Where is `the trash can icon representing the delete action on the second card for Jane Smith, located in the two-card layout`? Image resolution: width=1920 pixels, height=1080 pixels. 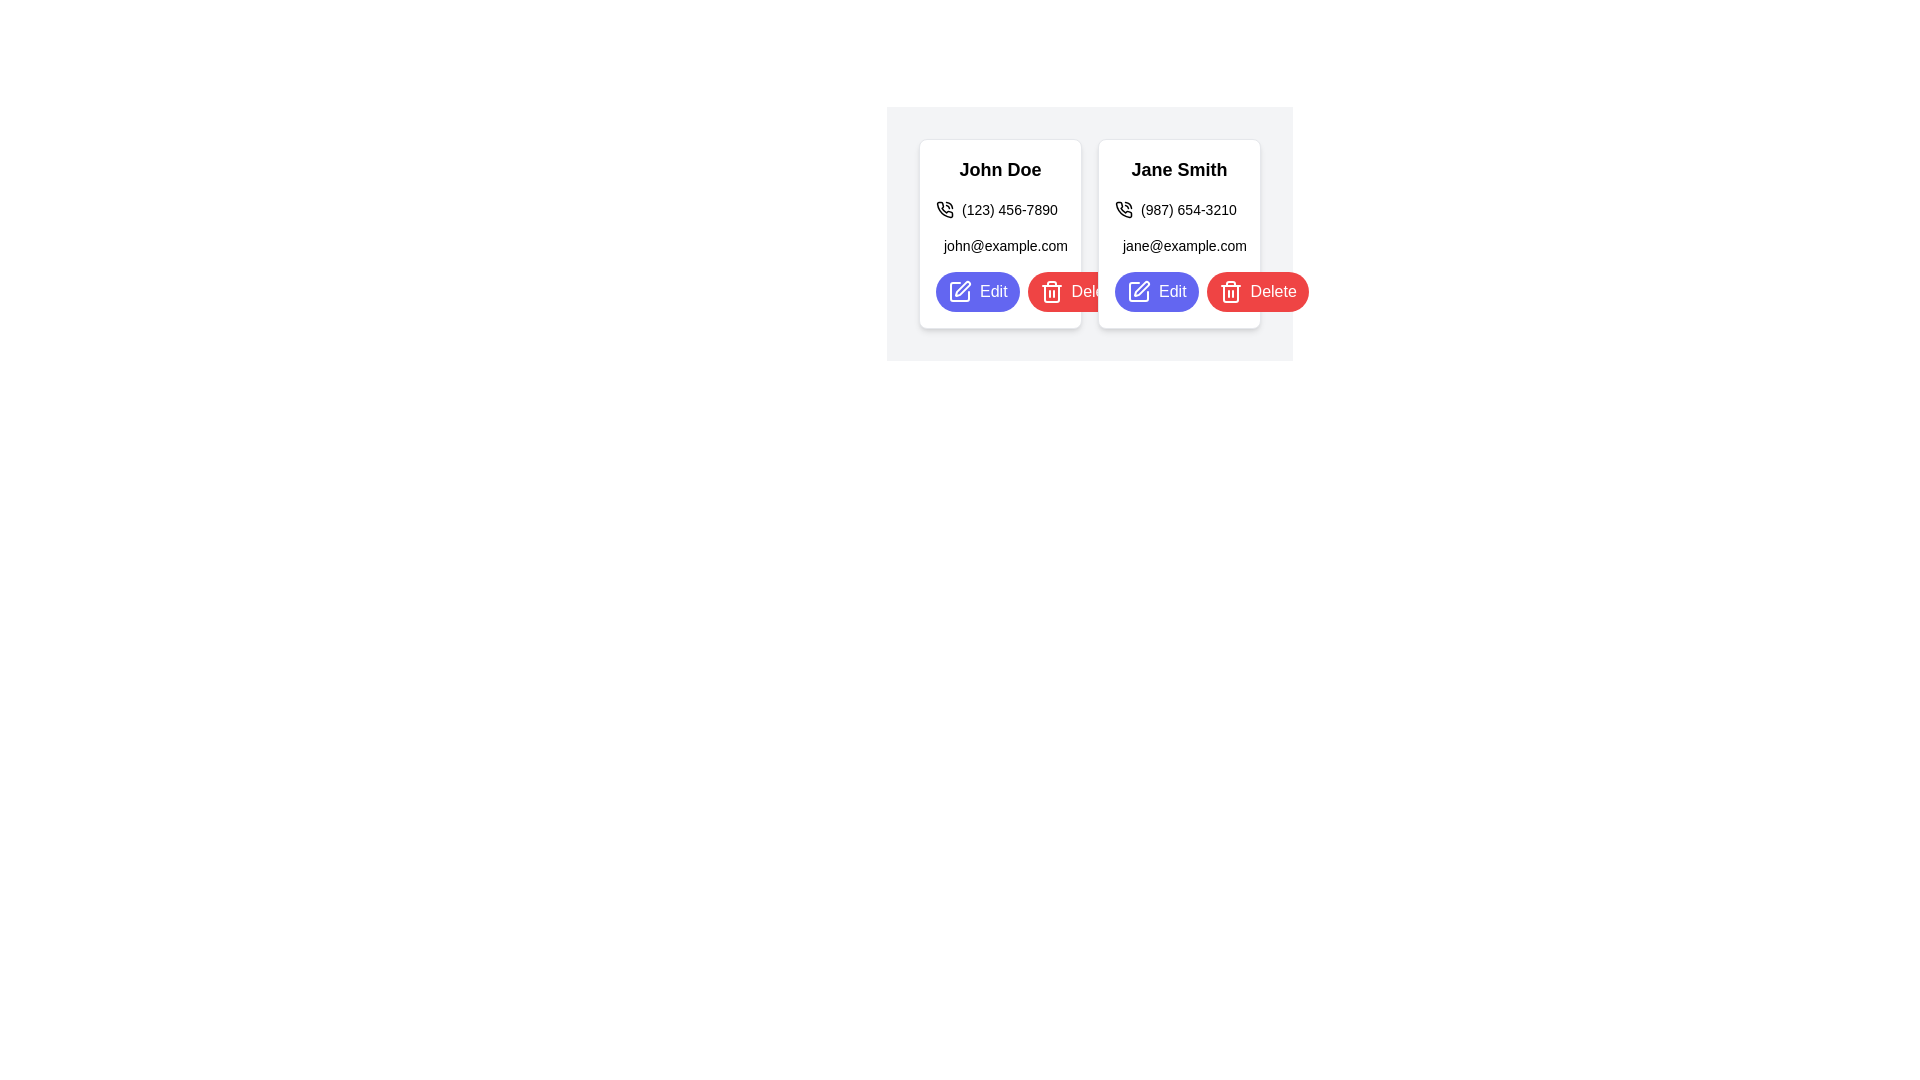
the trash can icon representing the delete action on the second card for Jane Smith, located in the two-card layout is located at coordinates (1229, 293).